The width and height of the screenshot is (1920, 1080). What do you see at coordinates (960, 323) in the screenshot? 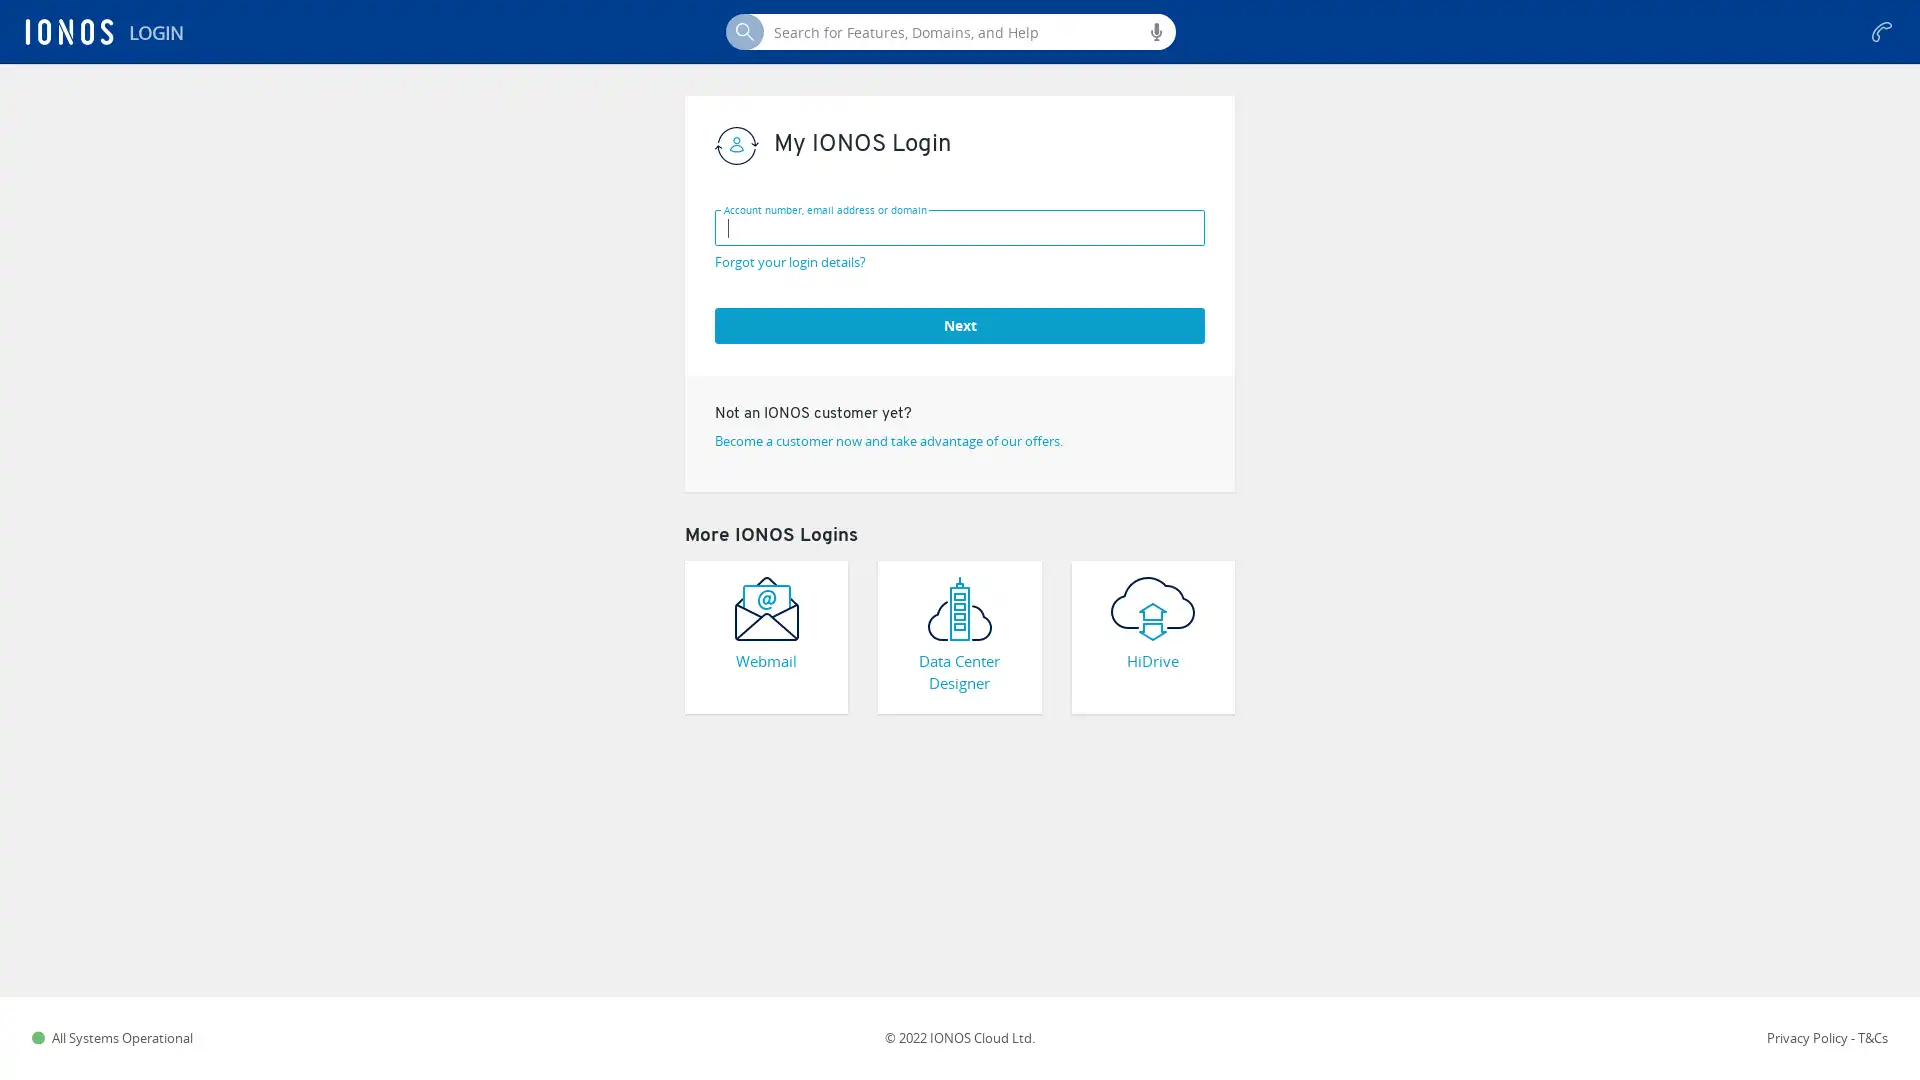
I see `Next` at bounding box center [960, 323].